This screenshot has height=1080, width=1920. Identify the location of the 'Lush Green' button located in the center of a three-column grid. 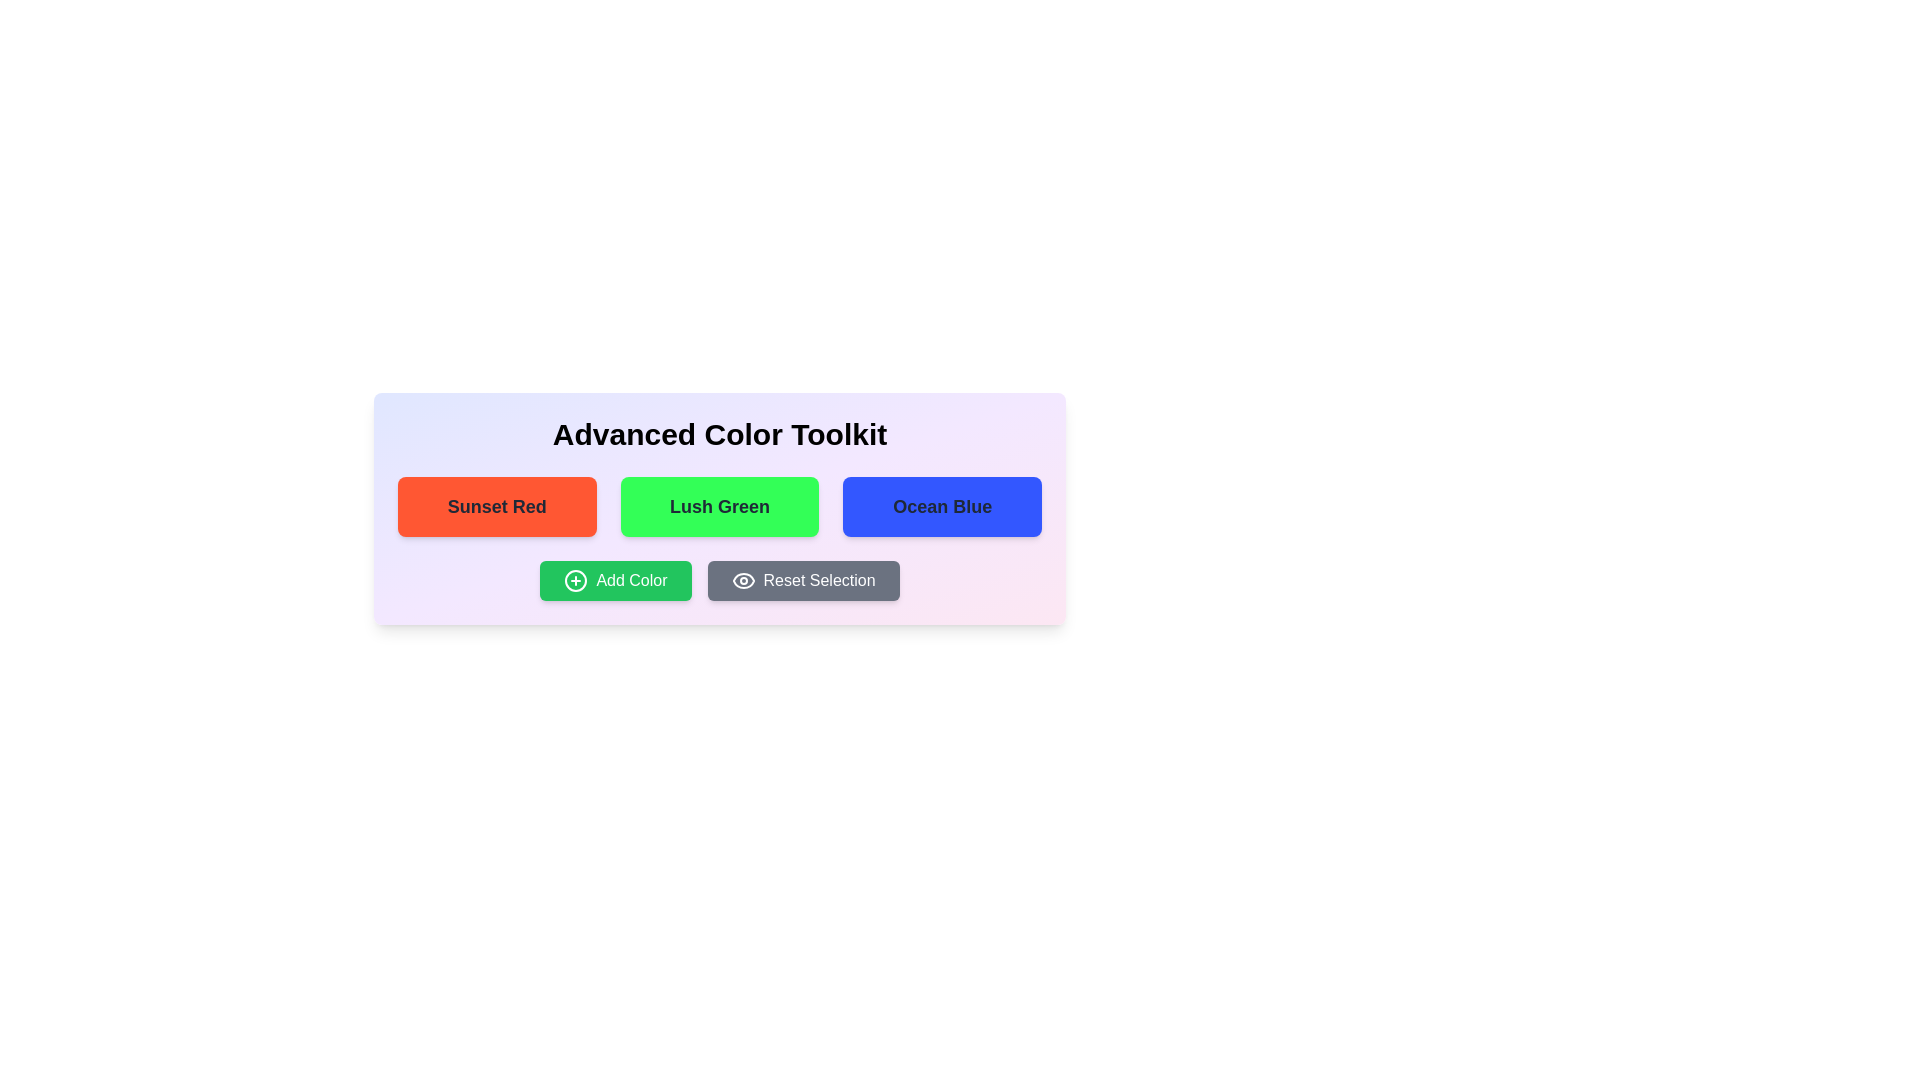
(720, 505).